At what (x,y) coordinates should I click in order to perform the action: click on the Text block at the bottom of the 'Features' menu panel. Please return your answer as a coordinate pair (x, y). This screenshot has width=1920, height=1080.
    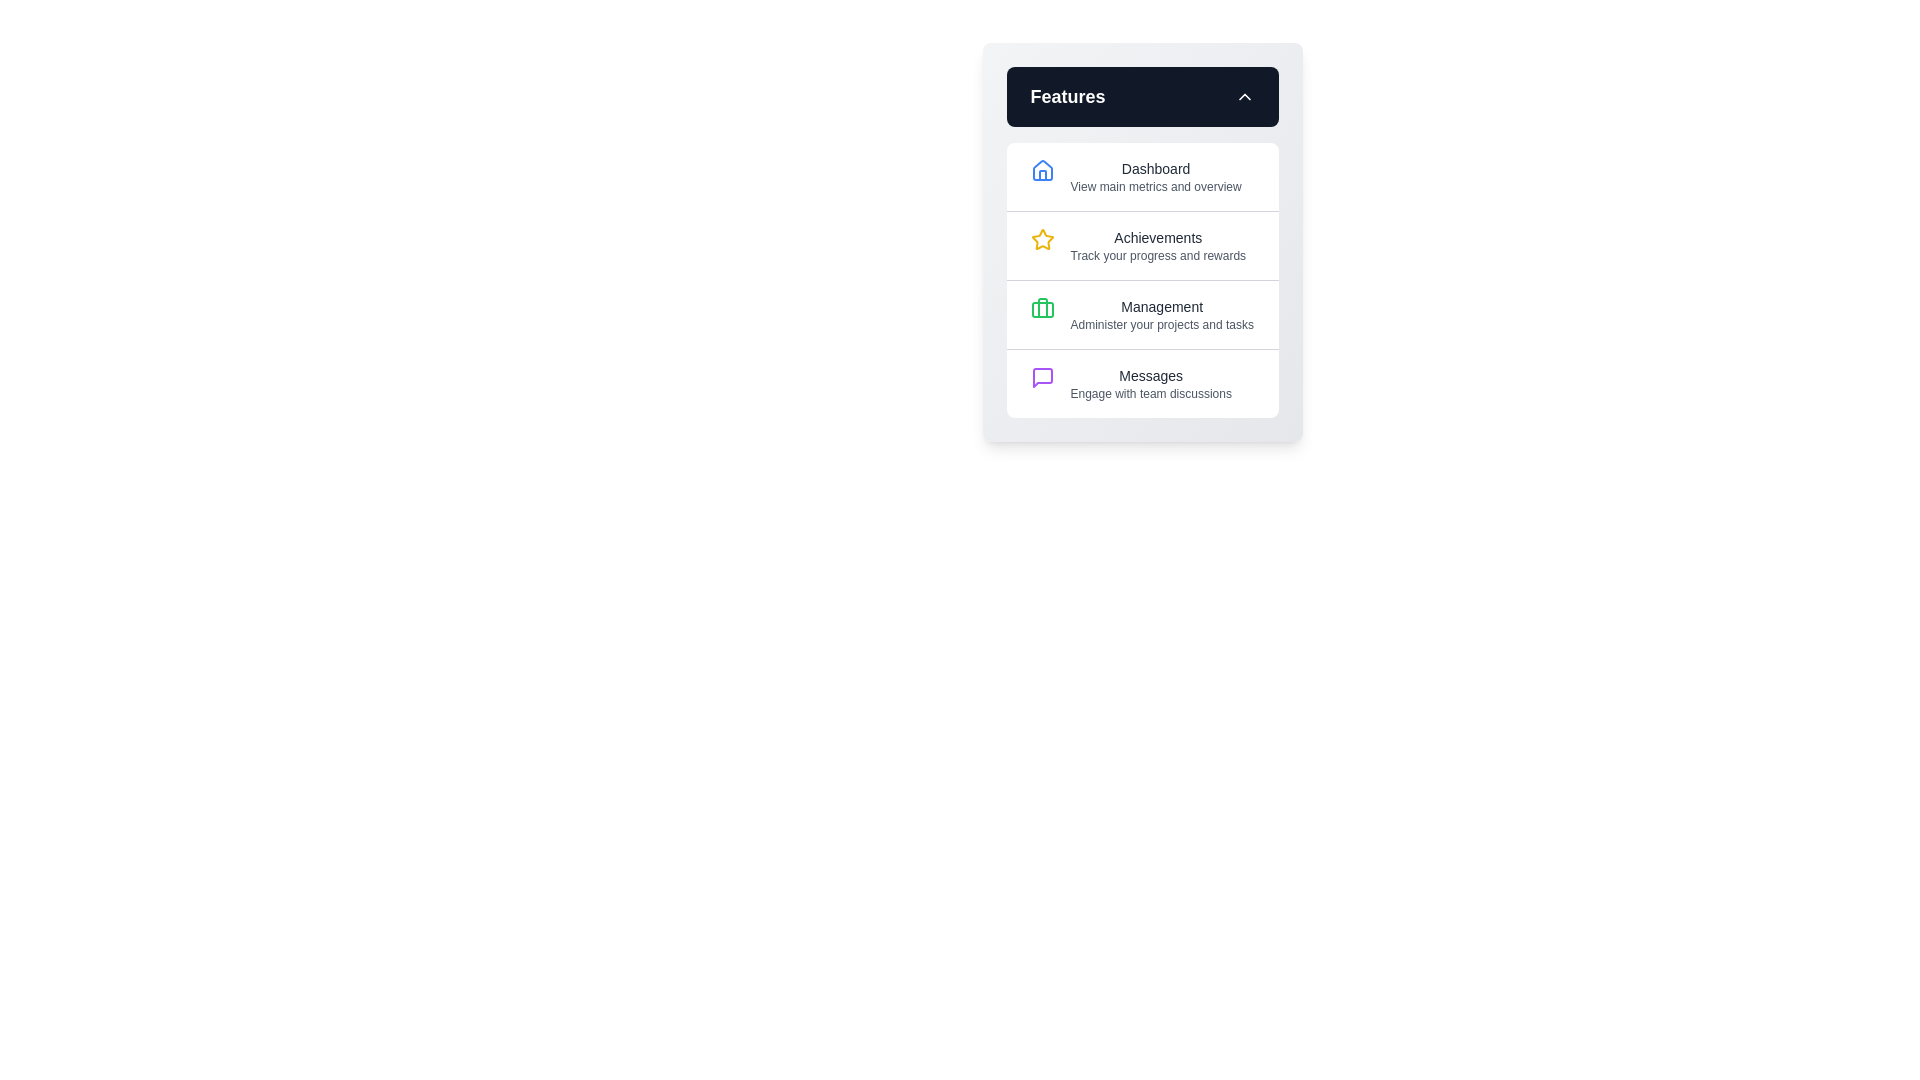
    Looking at the image, I should click on (1151, 384).